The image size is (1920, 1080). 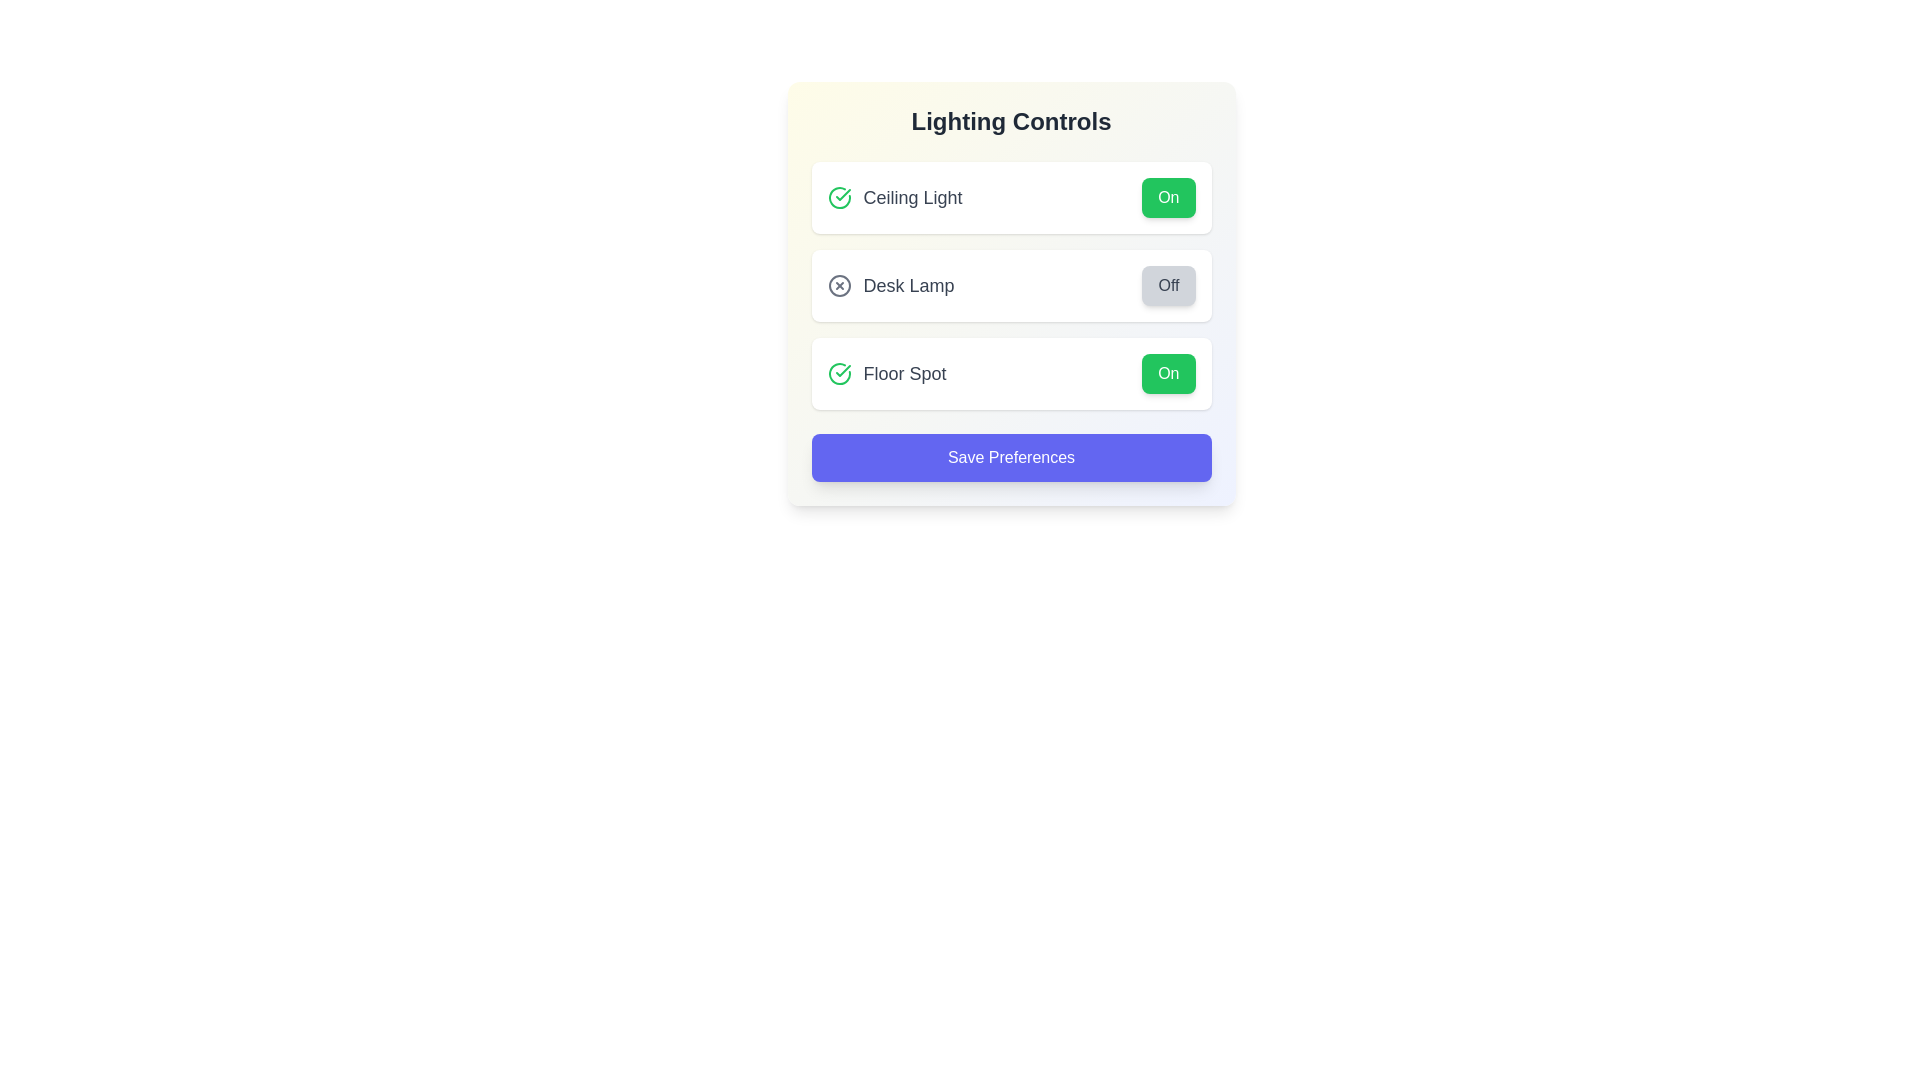 What do you see at coordinates (1011, 458) in the screenshot?
I see `'Save Preferences' button to save the current lighting settings` at bounding box center [1011, 458].